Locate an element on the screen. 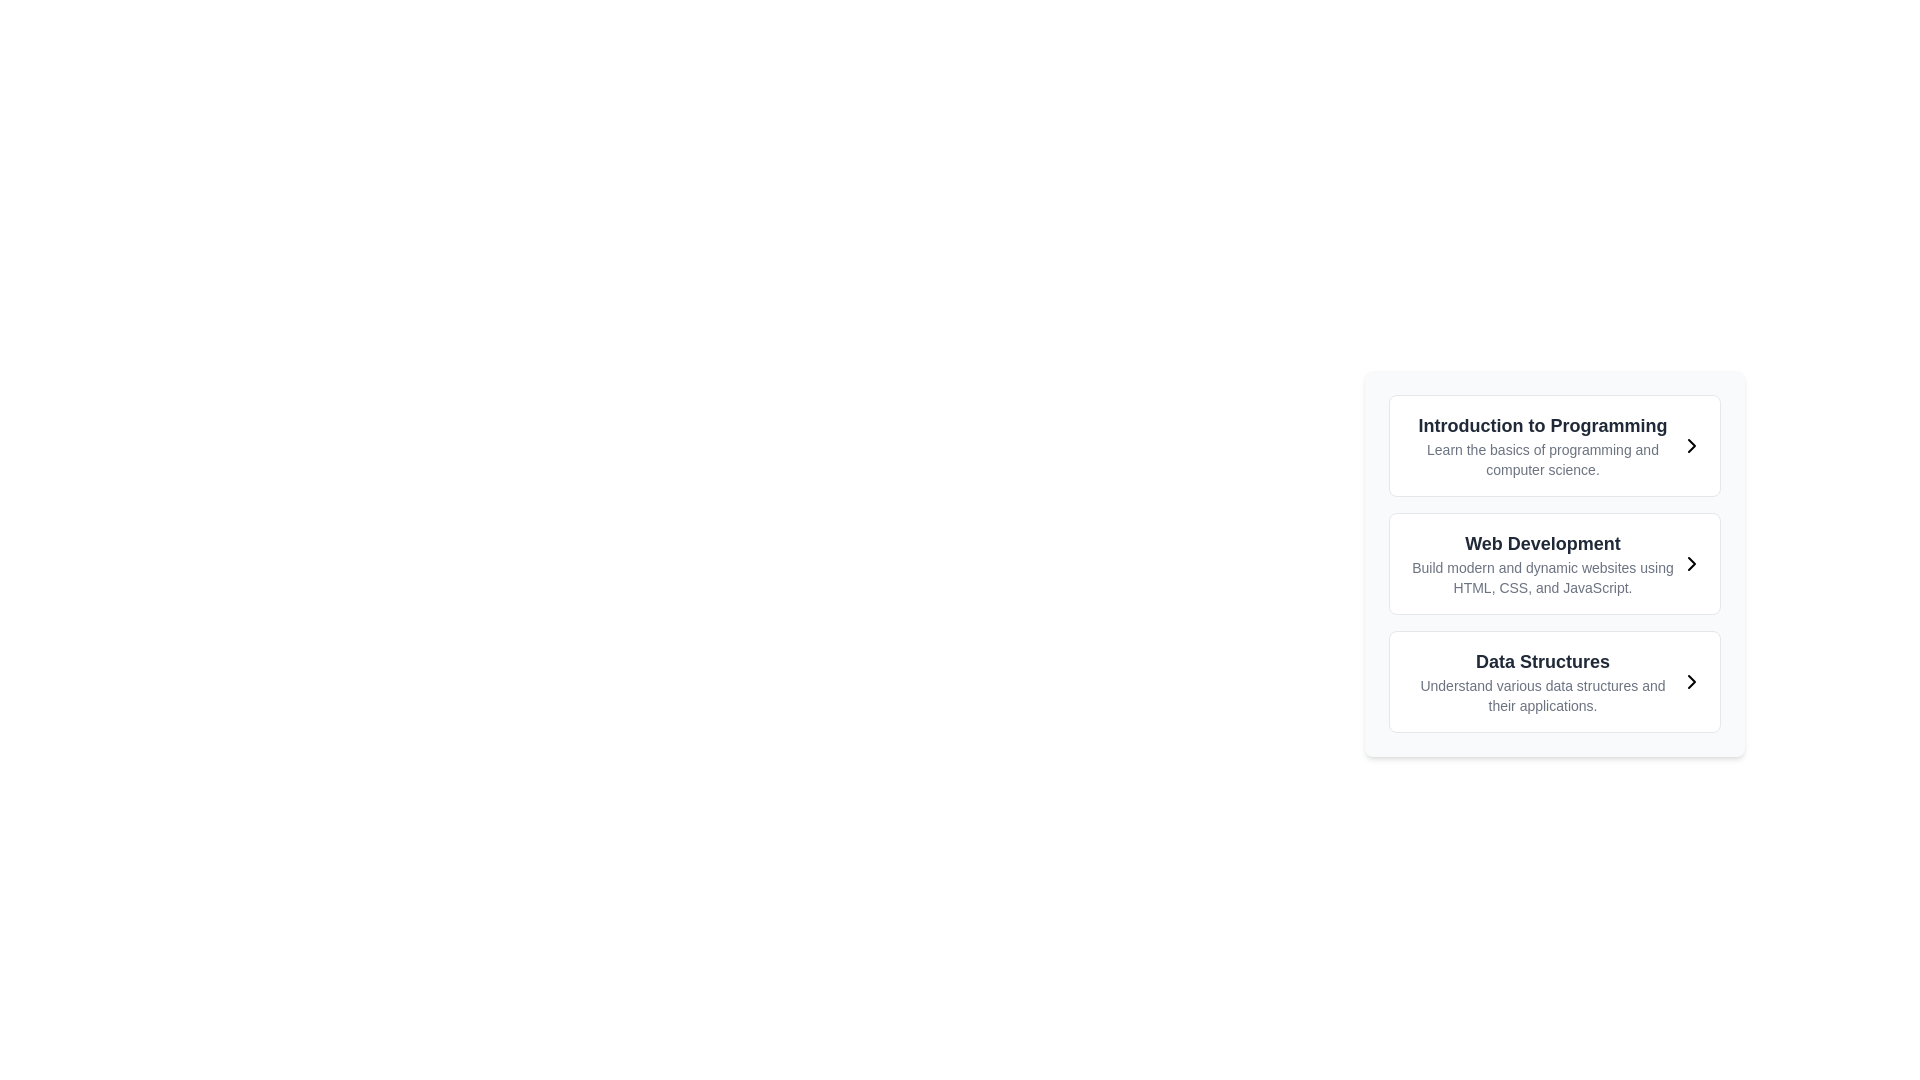 The image size is (1920, 1080). the 'Data Structures' list item, which features a bold heading and a navigation icon is located at coordinates (1554, 681).